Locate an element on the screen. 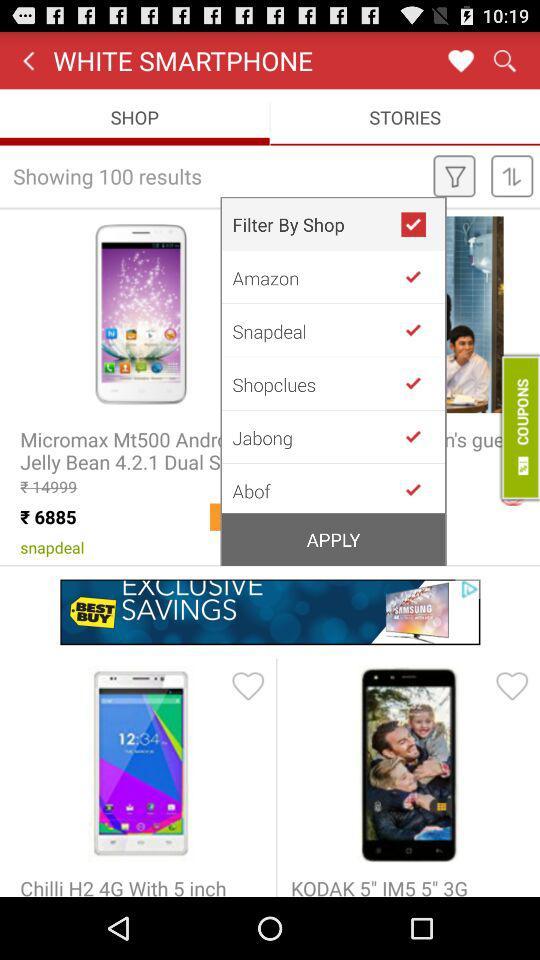 This screenshot has width=540, height=960. the apply icon is located at coordinates (333, 538).